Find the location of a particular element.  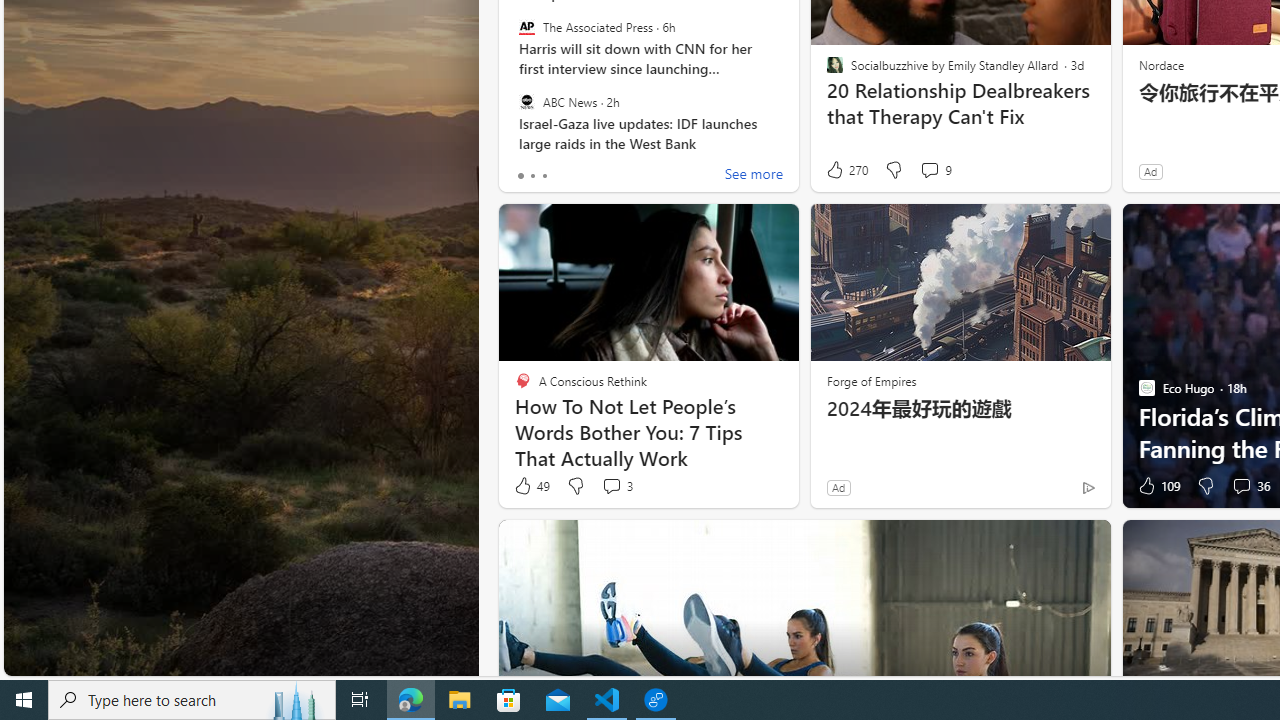

'Ad Choice' is located at coordinates (1087, 487).